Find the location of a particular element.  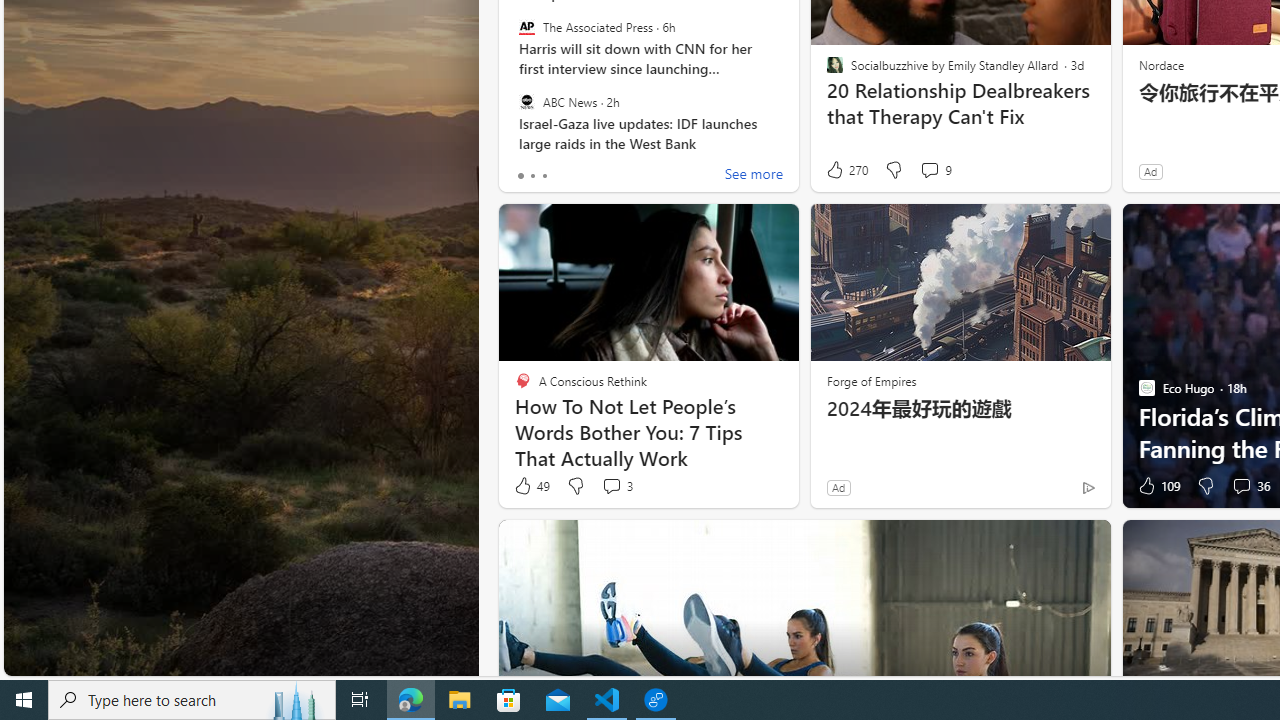

'Ad Choice' is located at coordinates (1087, 487).